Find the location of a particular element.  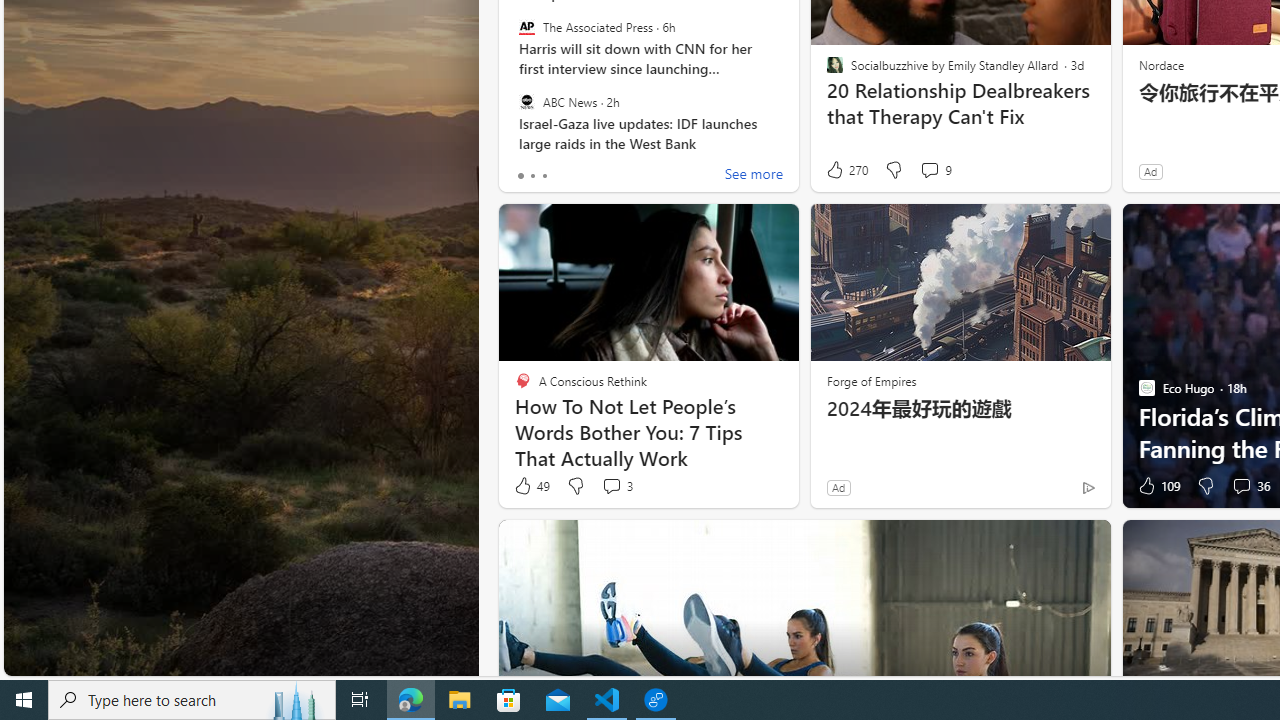

'Ad Choice' is located at coordinates (1087, 487).